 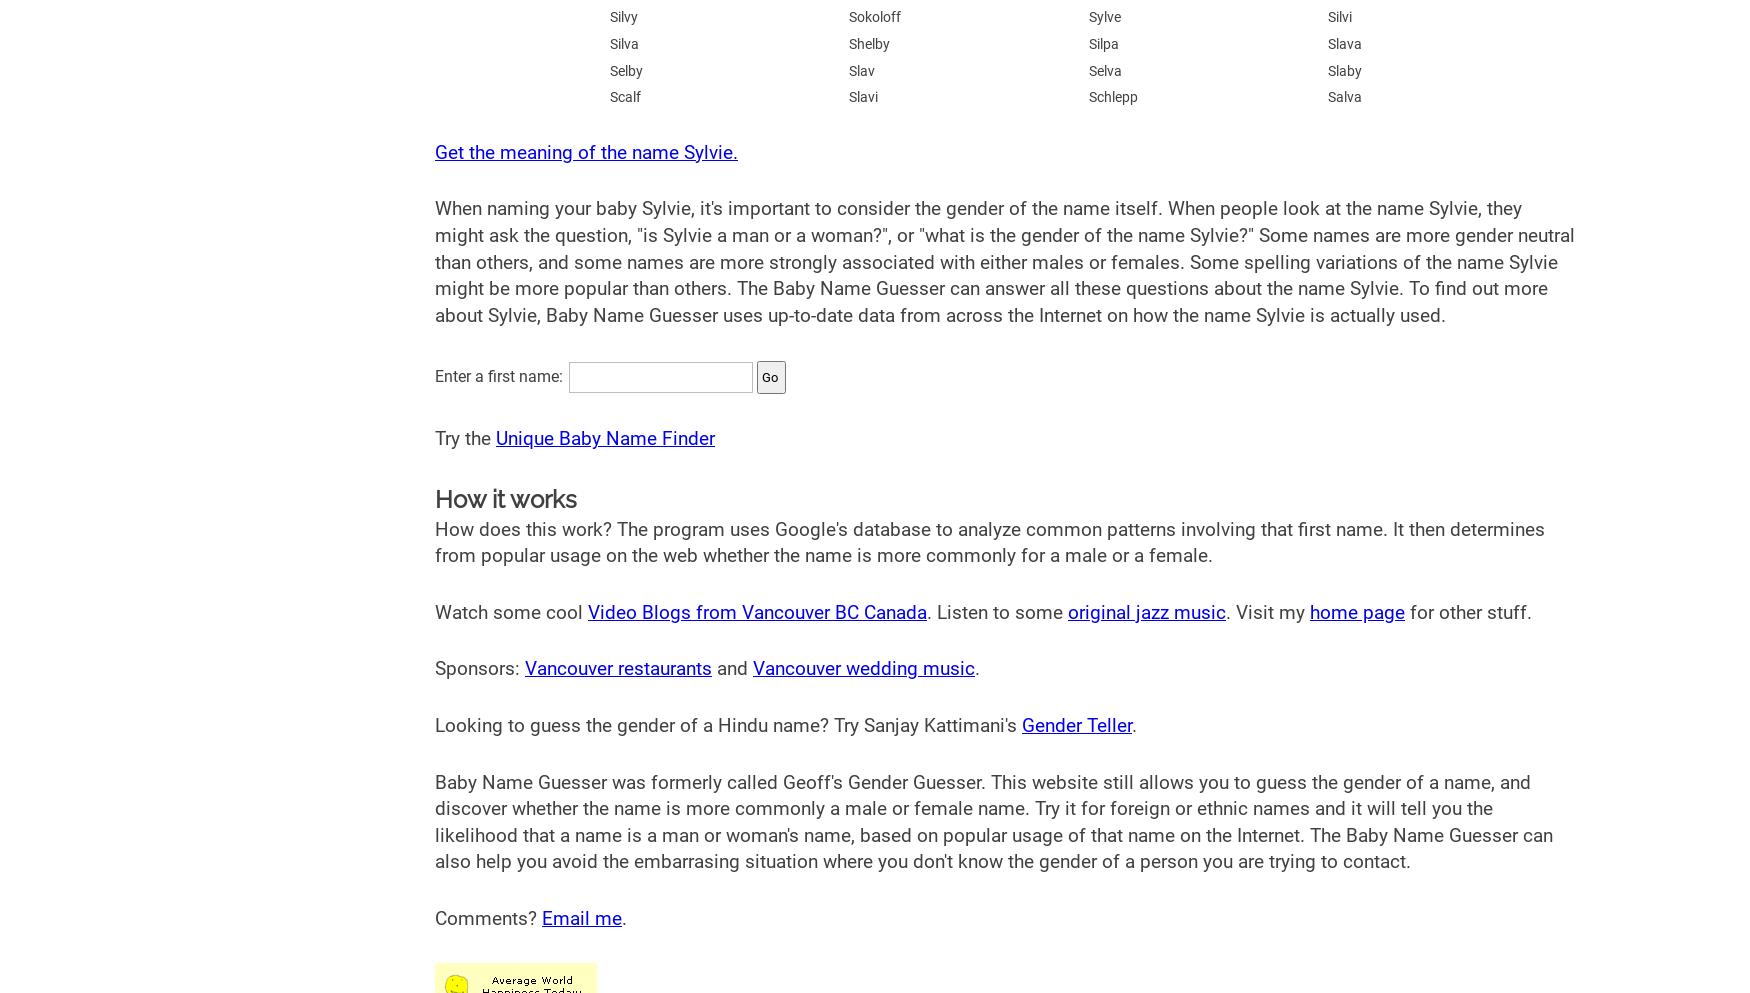 I want to click on 'Slava', so click(x=1345, y=43).